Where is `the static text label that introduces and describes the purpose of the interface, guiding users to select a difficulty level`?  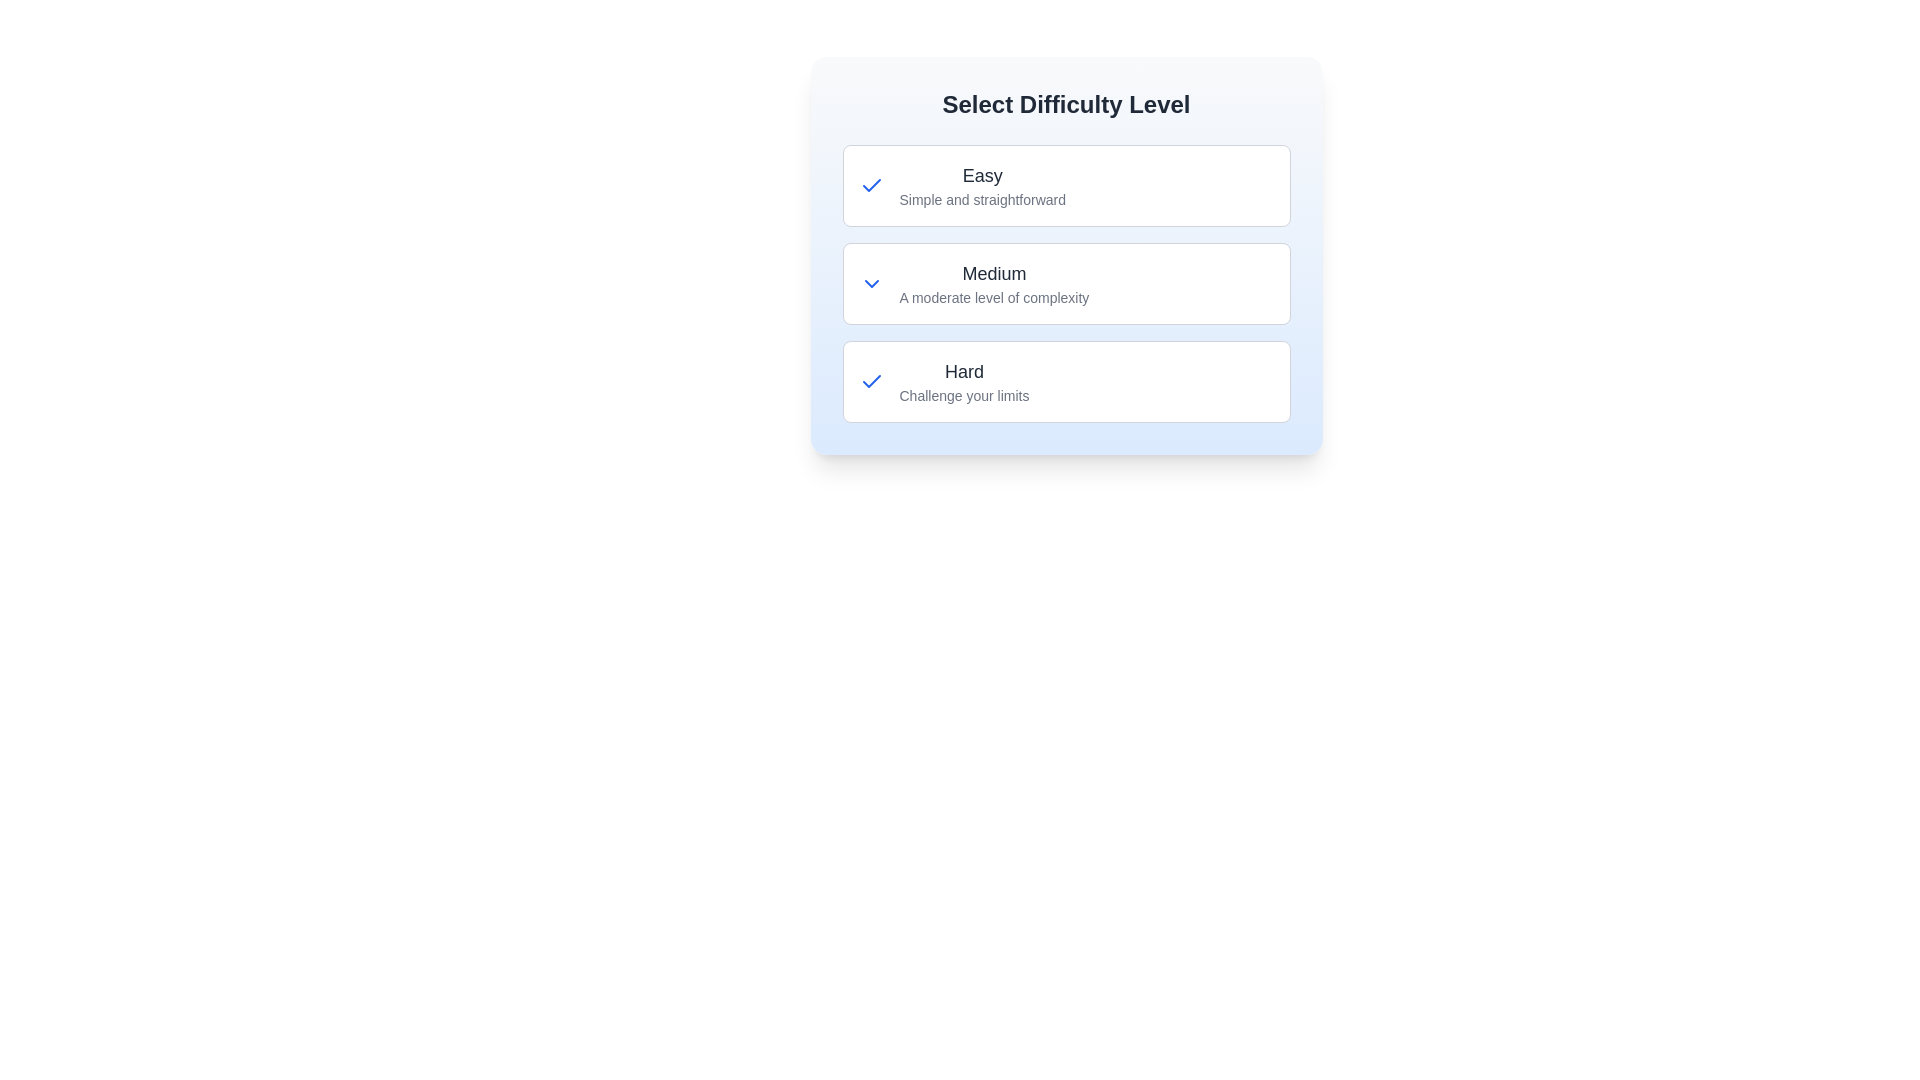
the static text label that introduces and describes the purpose of the interface, guiding users to select a difficulty level is located at coordinates (1065, 104).